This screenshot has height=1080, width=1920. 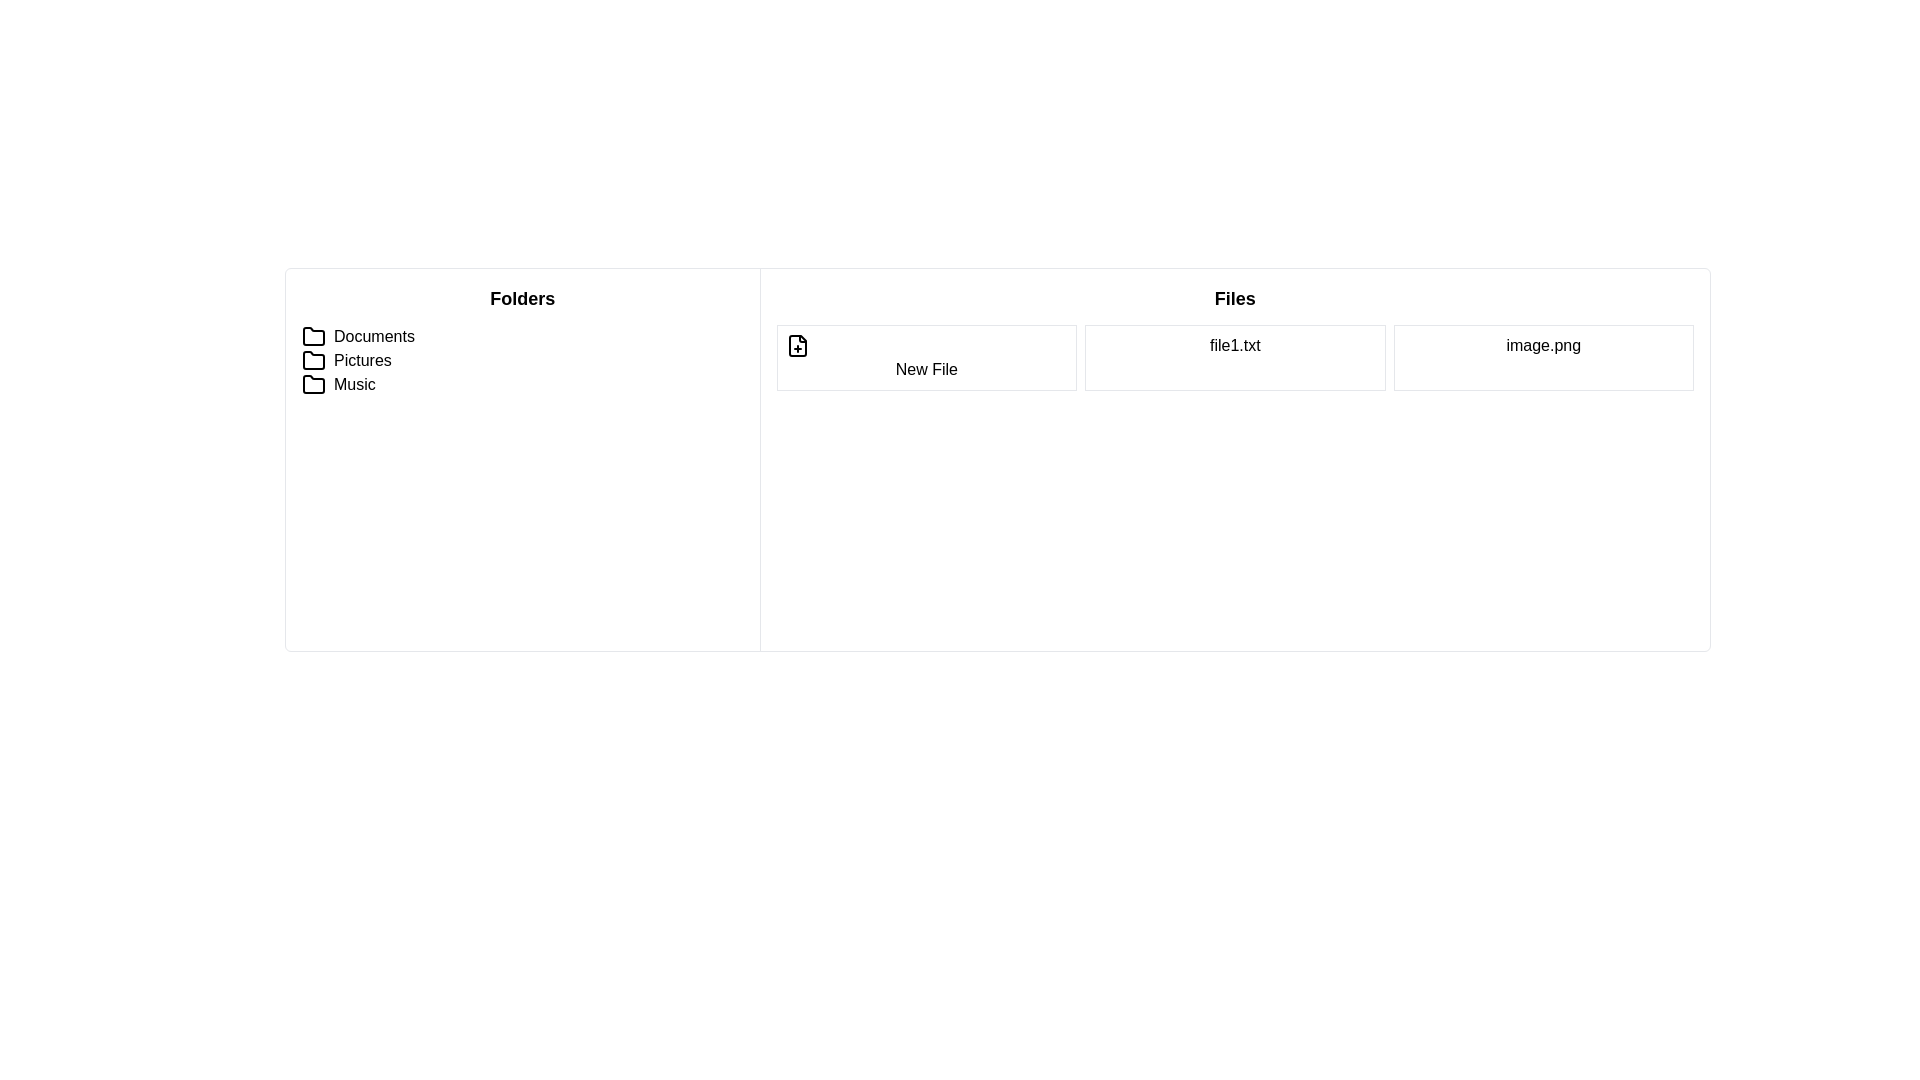 What do you see at coordinates (374, 335) in the screenshot?
I see `the 'Documents' text label in the left panel under the 'Folders' section` at bounding box center [374, 335].